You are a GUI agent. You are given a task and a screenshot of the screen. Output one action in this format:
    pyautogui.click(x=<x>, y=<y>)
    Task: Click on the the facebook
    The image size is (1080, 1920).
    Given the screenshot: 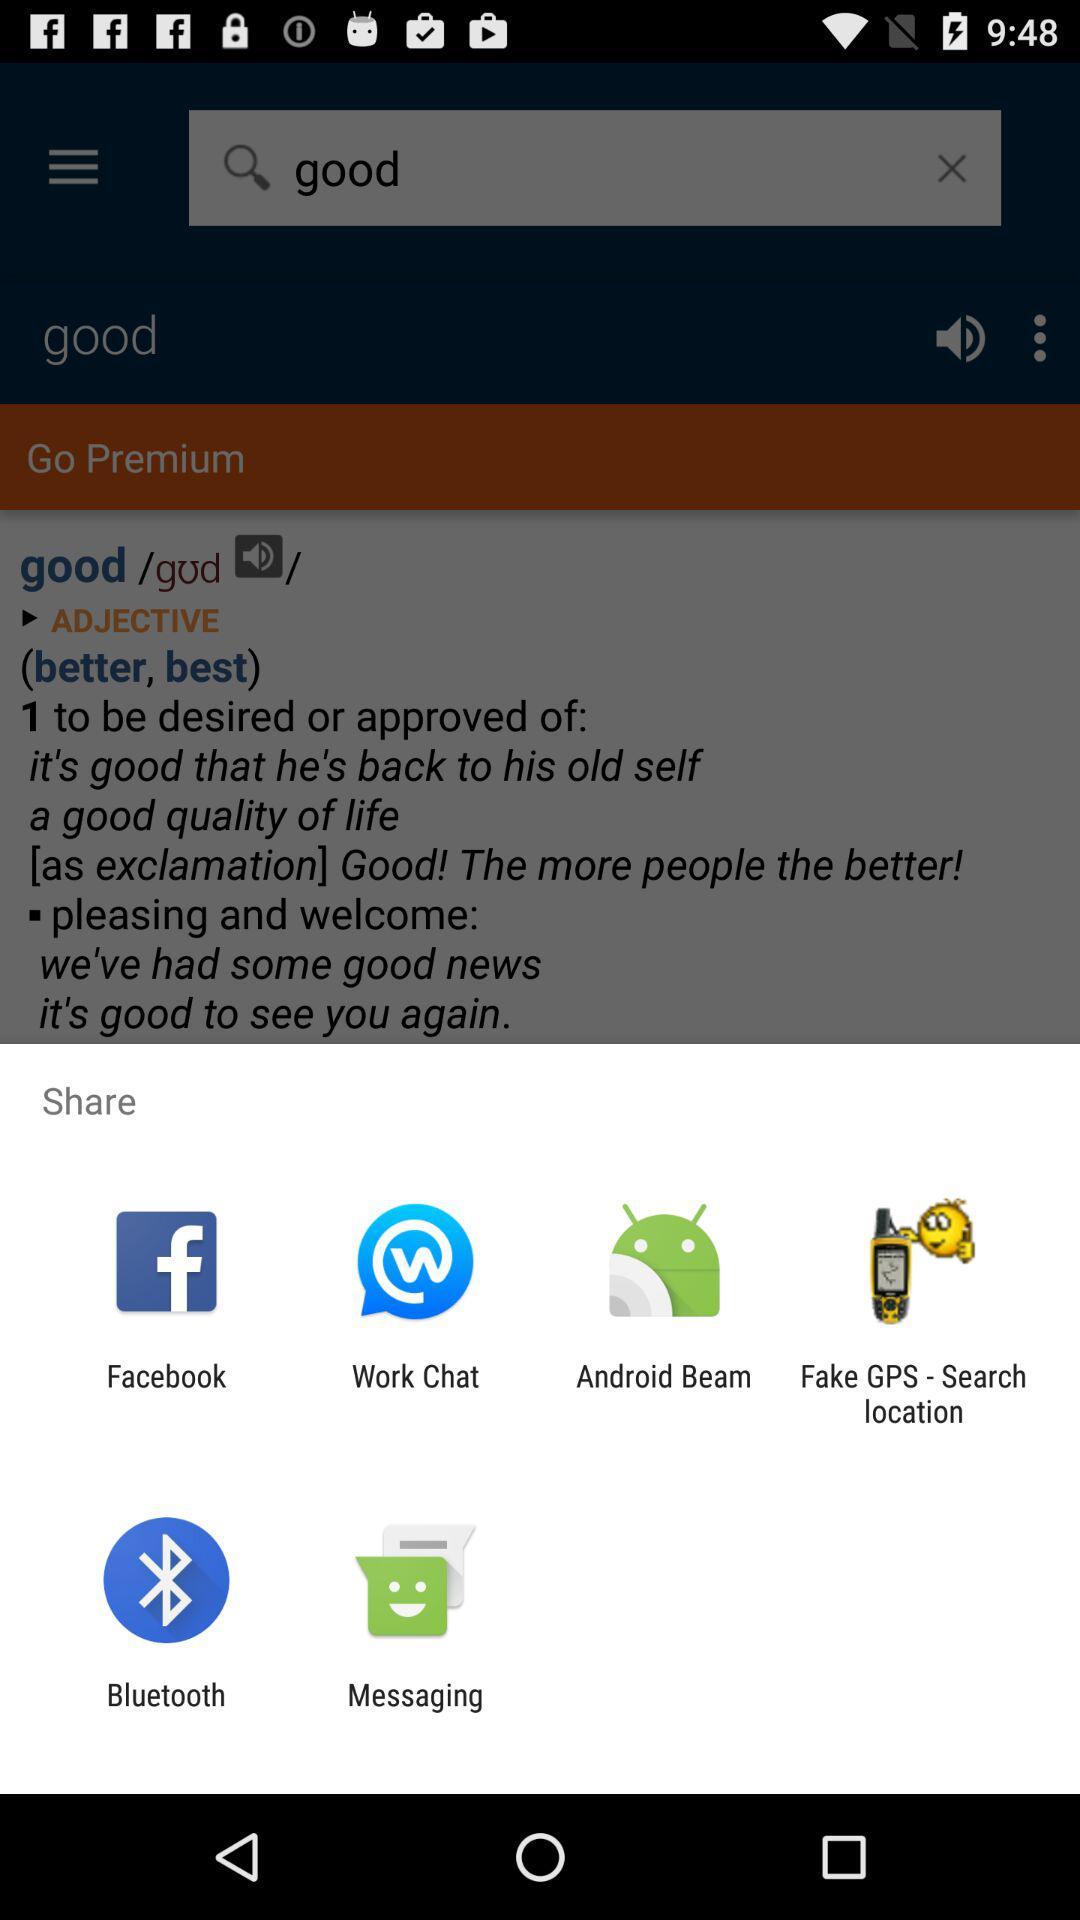 What is the action you would take?
    pyautogui.click(x=165, y=1392)
    